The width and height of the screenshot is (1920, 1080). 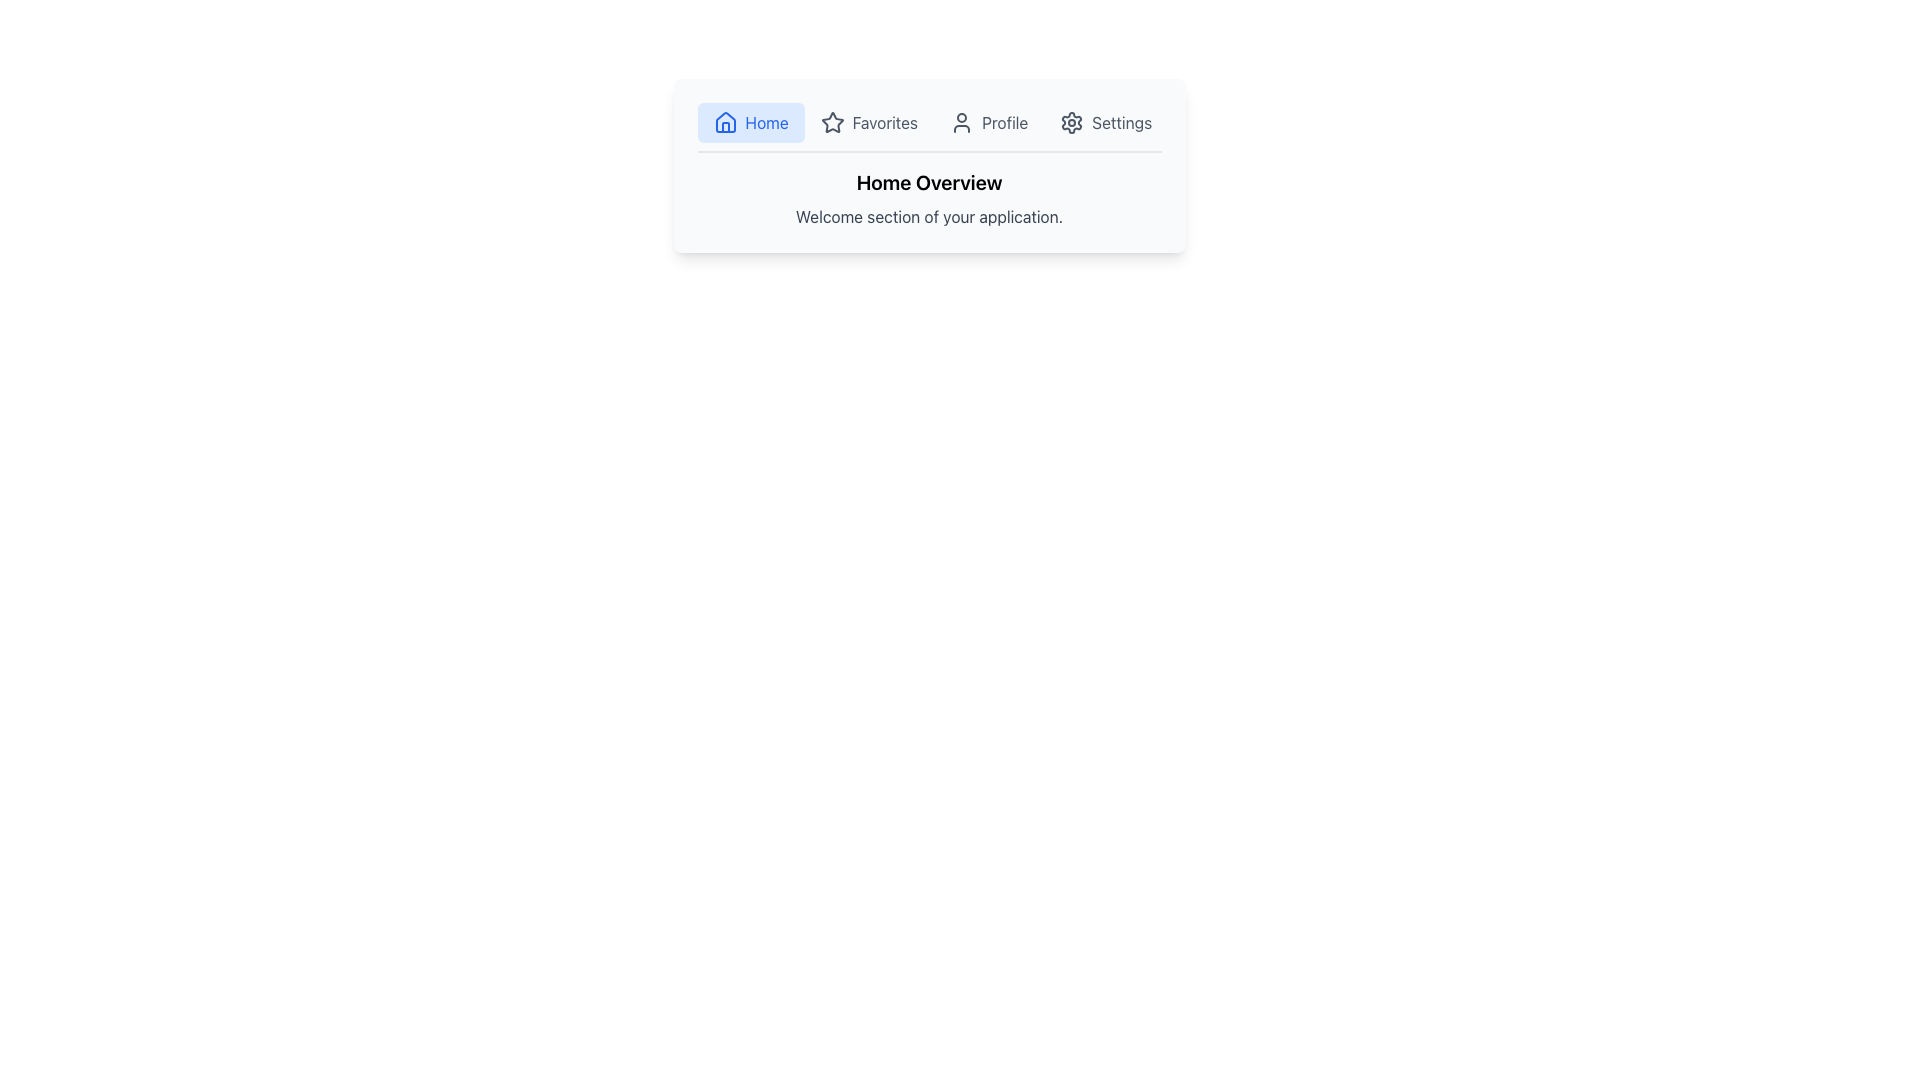 I want to click on the star-shaped icon in the navigation menu, which is the second icon from the left and represents a favorites or rating feature, so click(x=832, y=122).